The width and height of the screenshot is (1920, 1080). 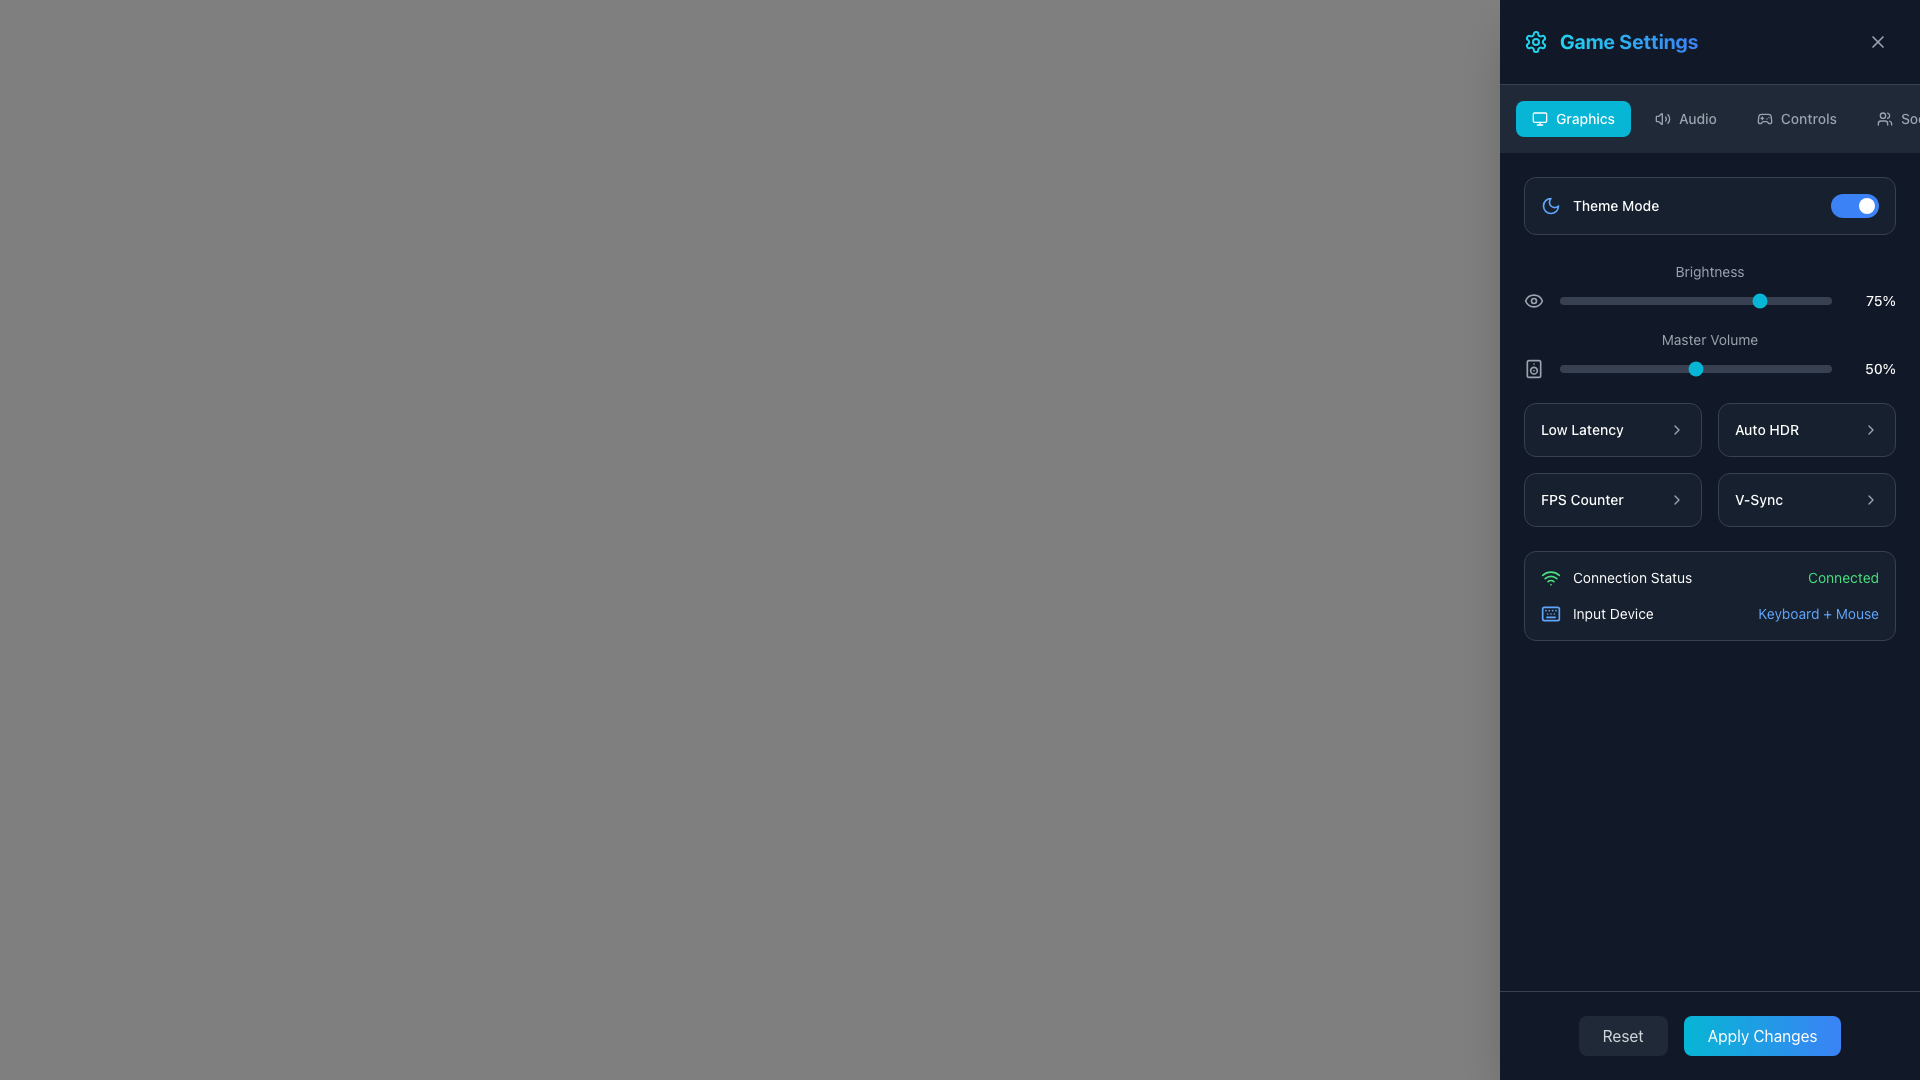 What do you see at coordinates (1876, 42) in the screenshot?
I see `the close button located in the top-right corner of the settings interface` at bounding box center [1876, 42].